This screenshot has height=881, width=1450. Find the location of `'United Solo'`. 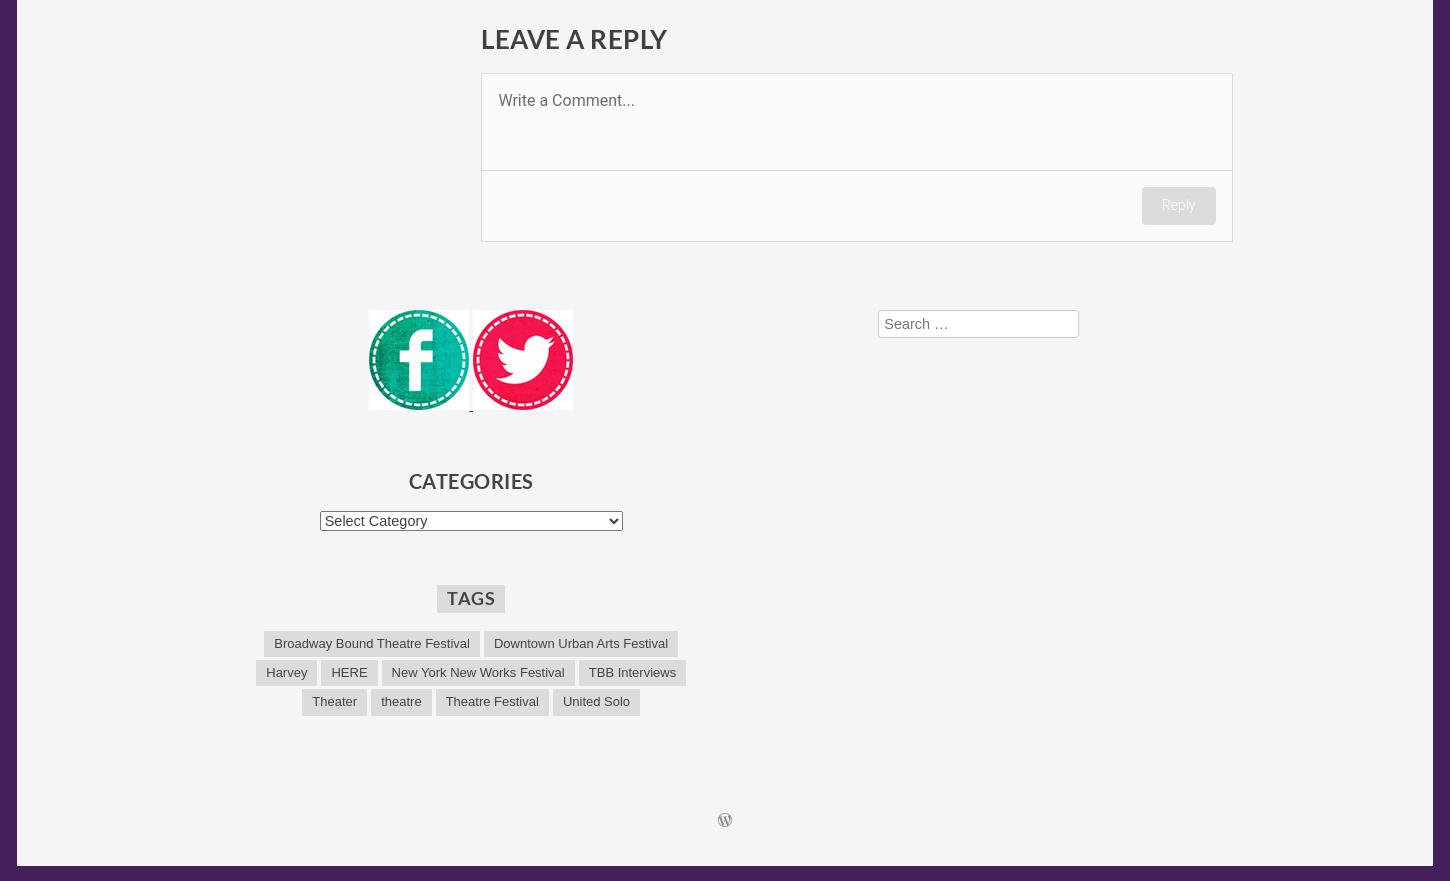

'United Solo' is located at coordinates (595, 700).